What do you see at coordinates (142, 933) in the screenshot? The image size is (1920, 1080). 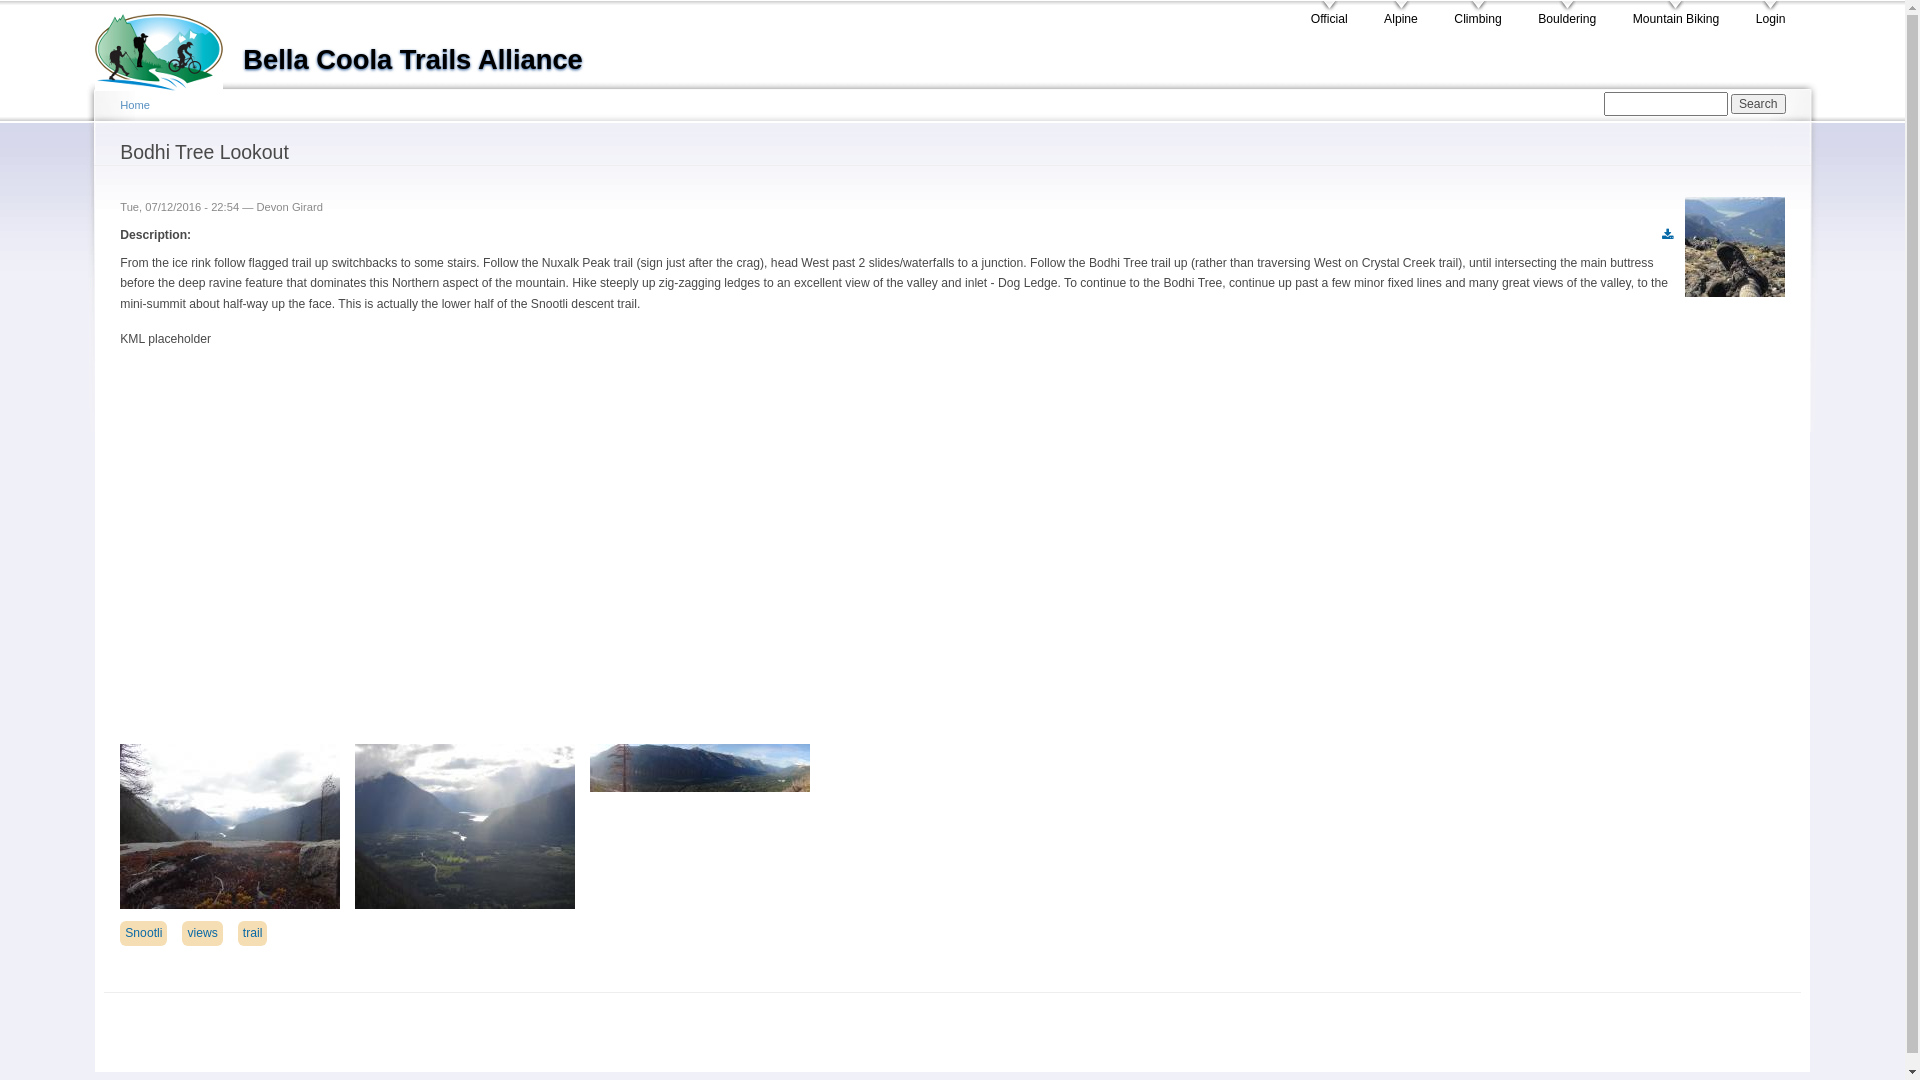 I see `'Snootli'` at bounding box center [142, 933].